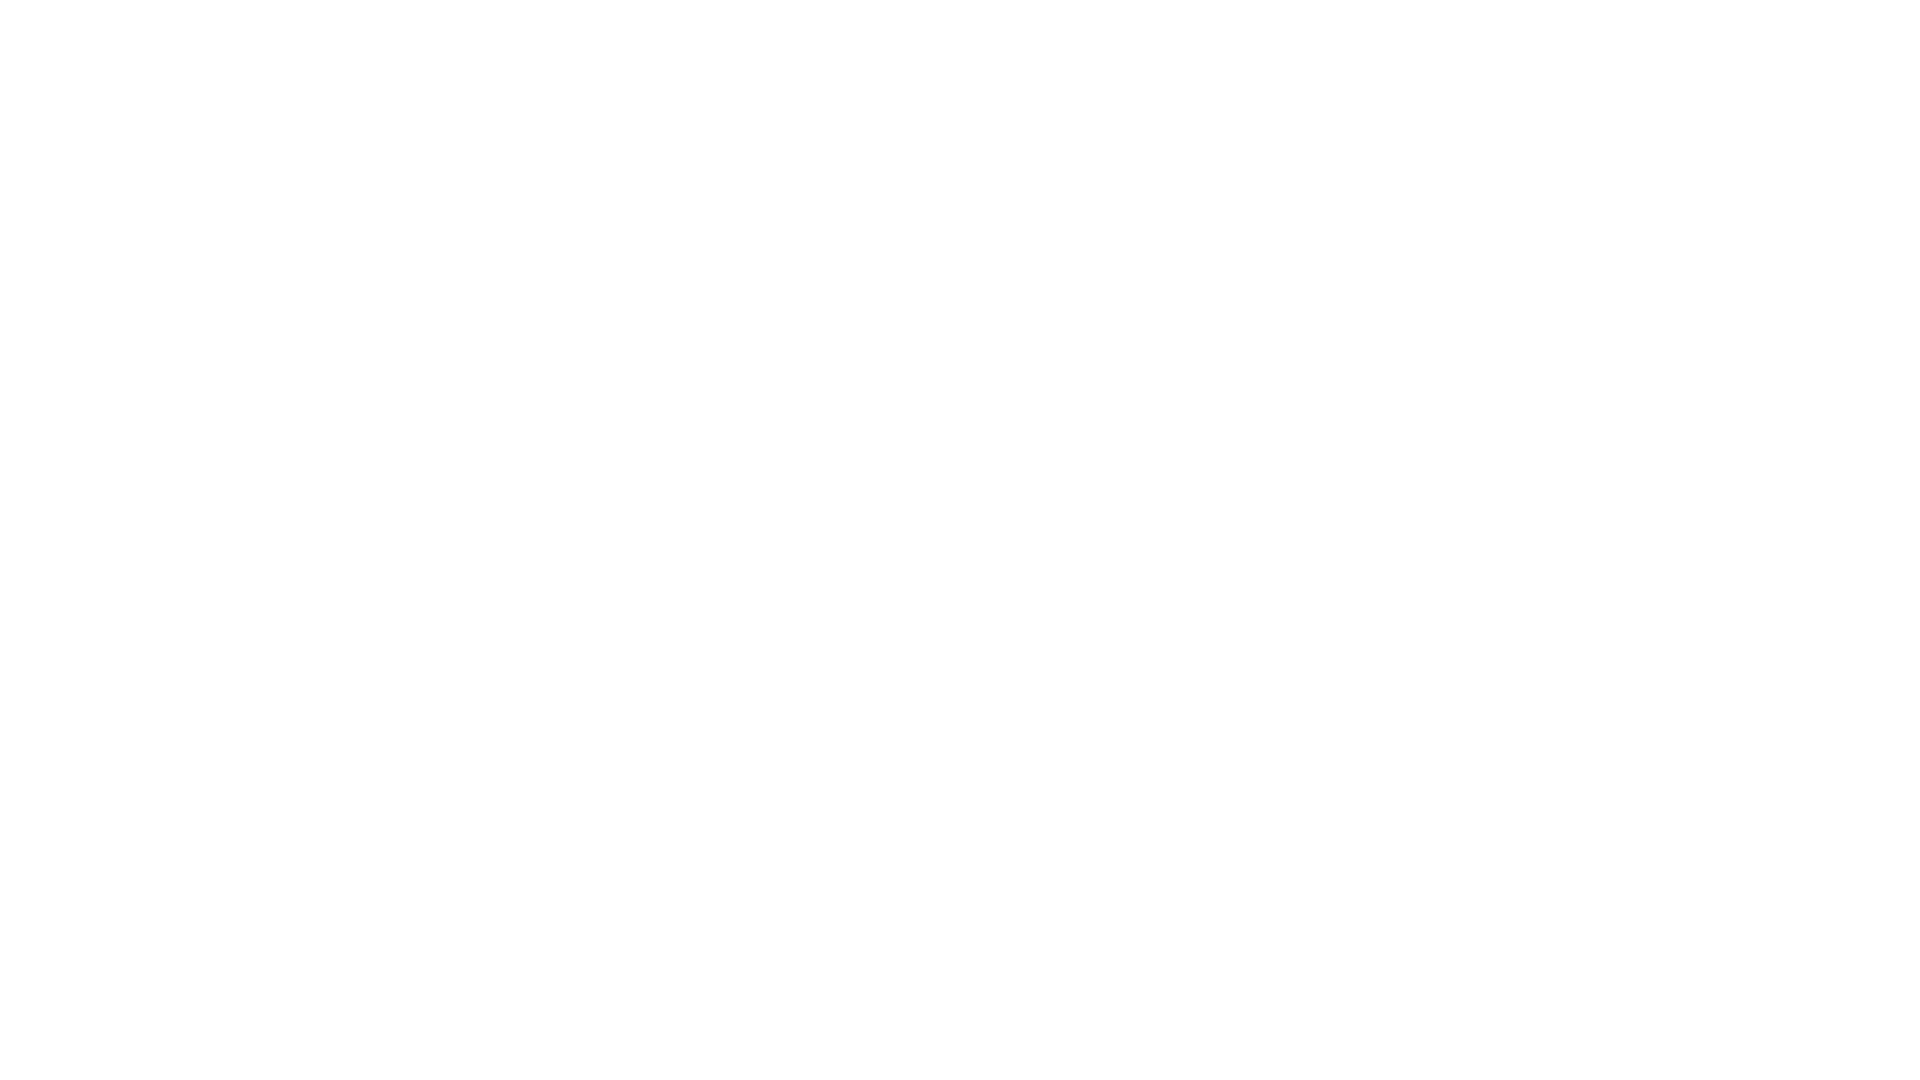  Describe the element at coordinates (1075, 426) in the screenshot. I see `Expand` at that location.